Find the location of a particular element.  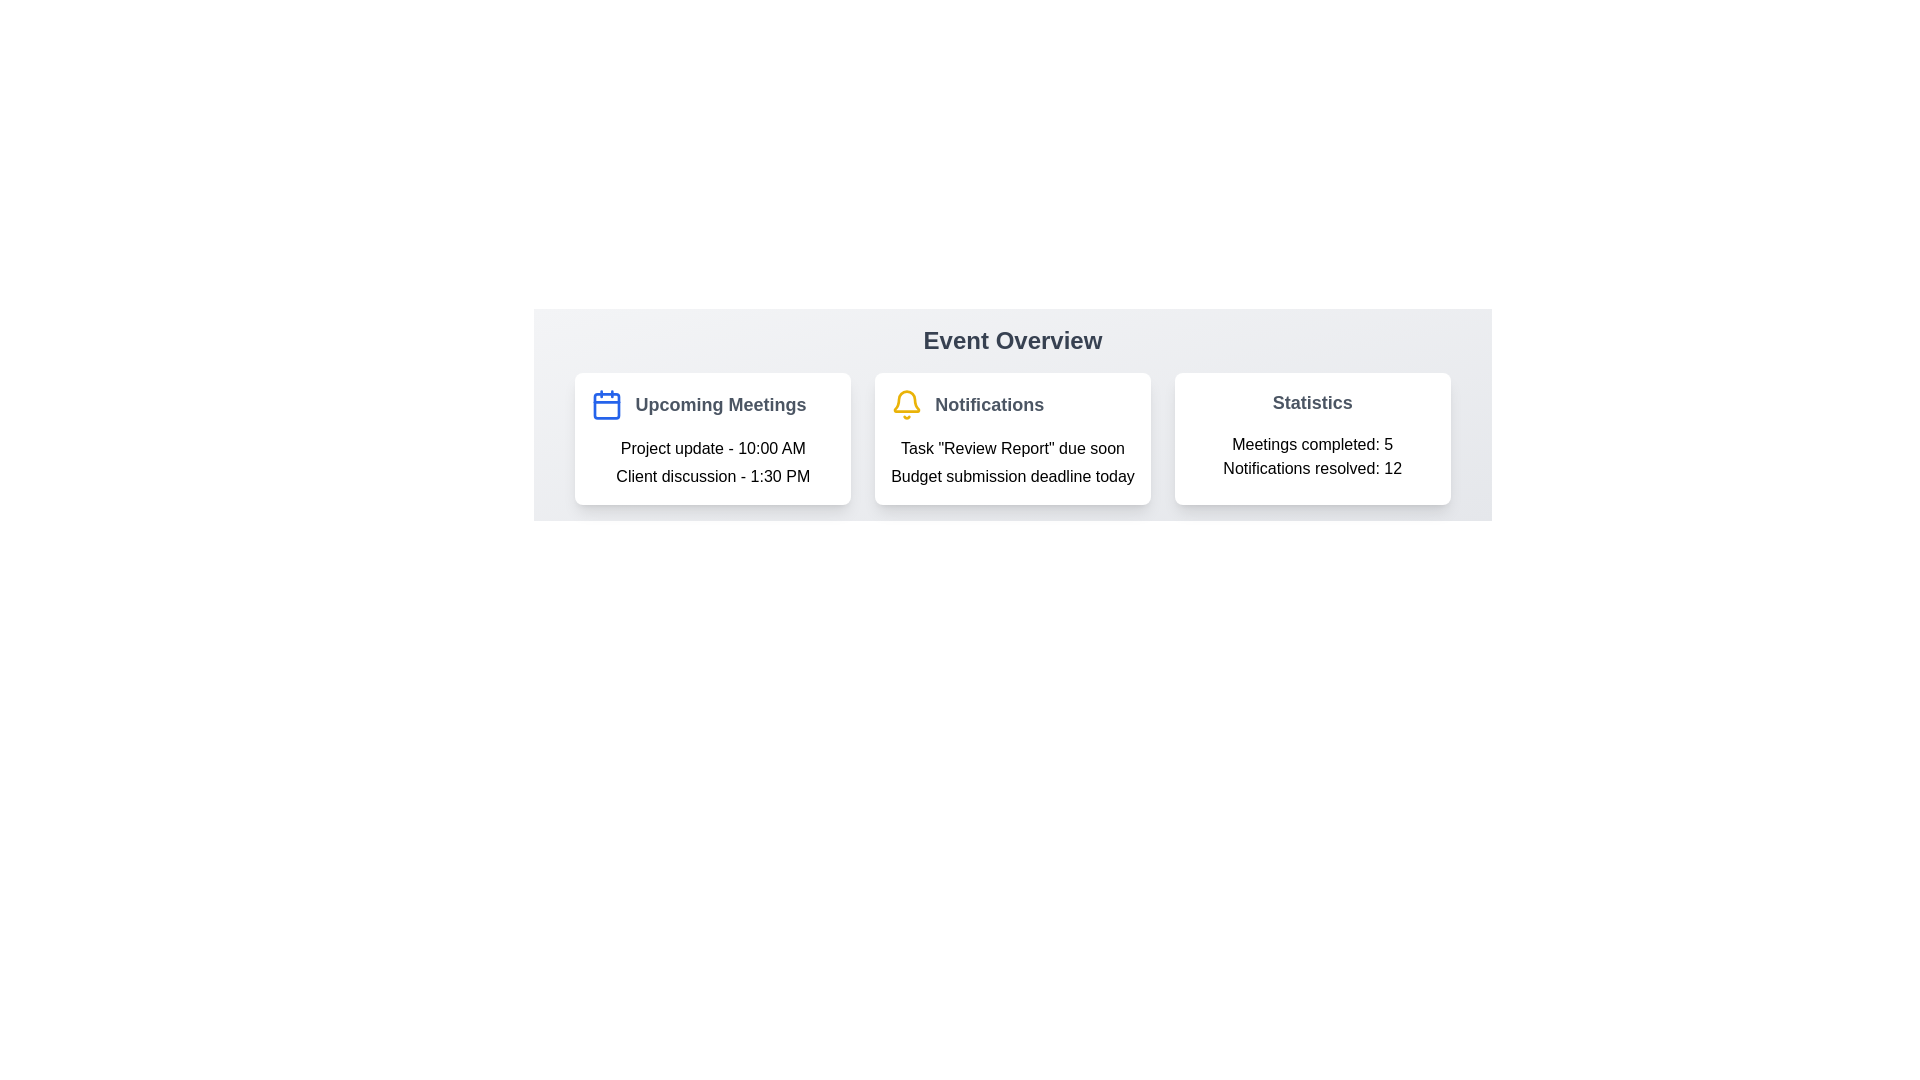

the blue calendar icon located to the left of the 'Upcoming Meetings' title, which is part of a horizontal group of information boxes is located at coordinates (606, 405).